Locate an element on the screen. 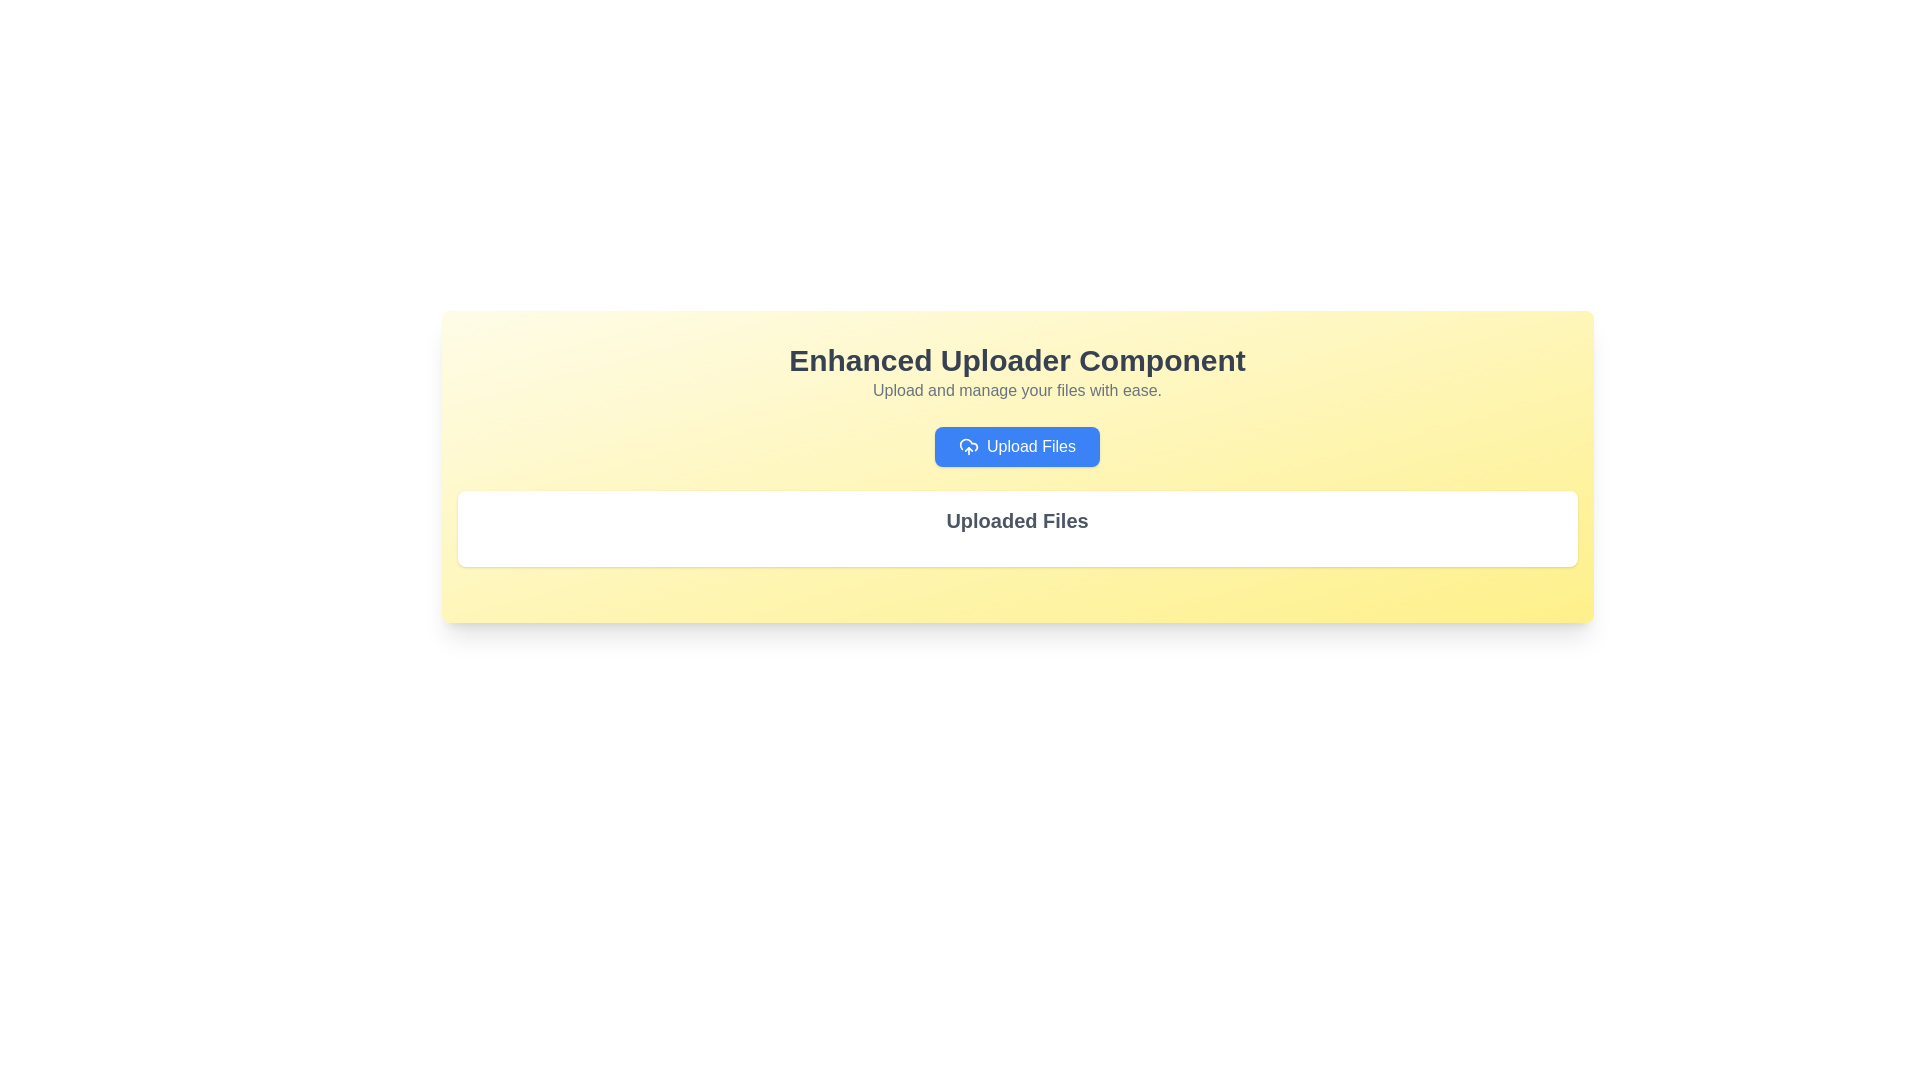  the upload icon, which is centered horizontally within the 'Upload Files' button and positioned slightly to the left of its text label is located at coordinates (969, 446).